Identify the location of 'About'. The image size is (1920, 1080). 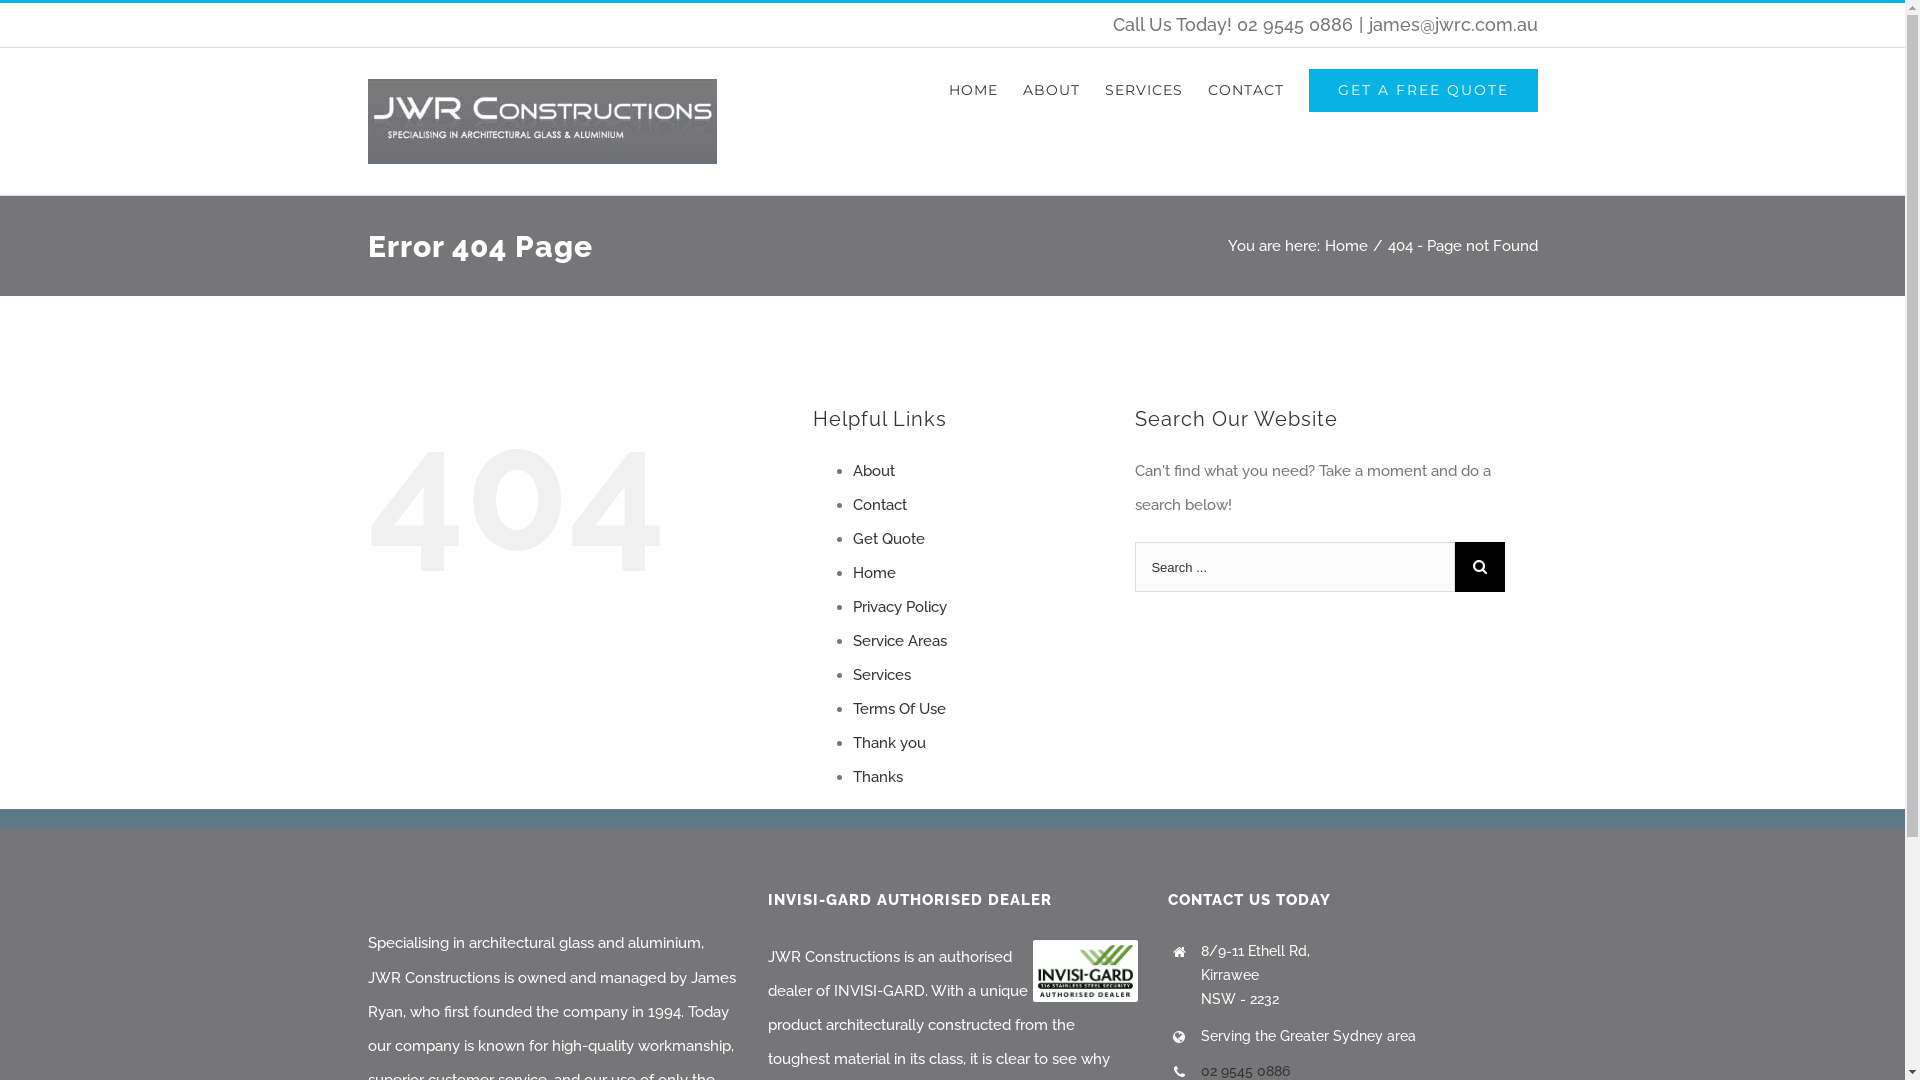
(873, 470).